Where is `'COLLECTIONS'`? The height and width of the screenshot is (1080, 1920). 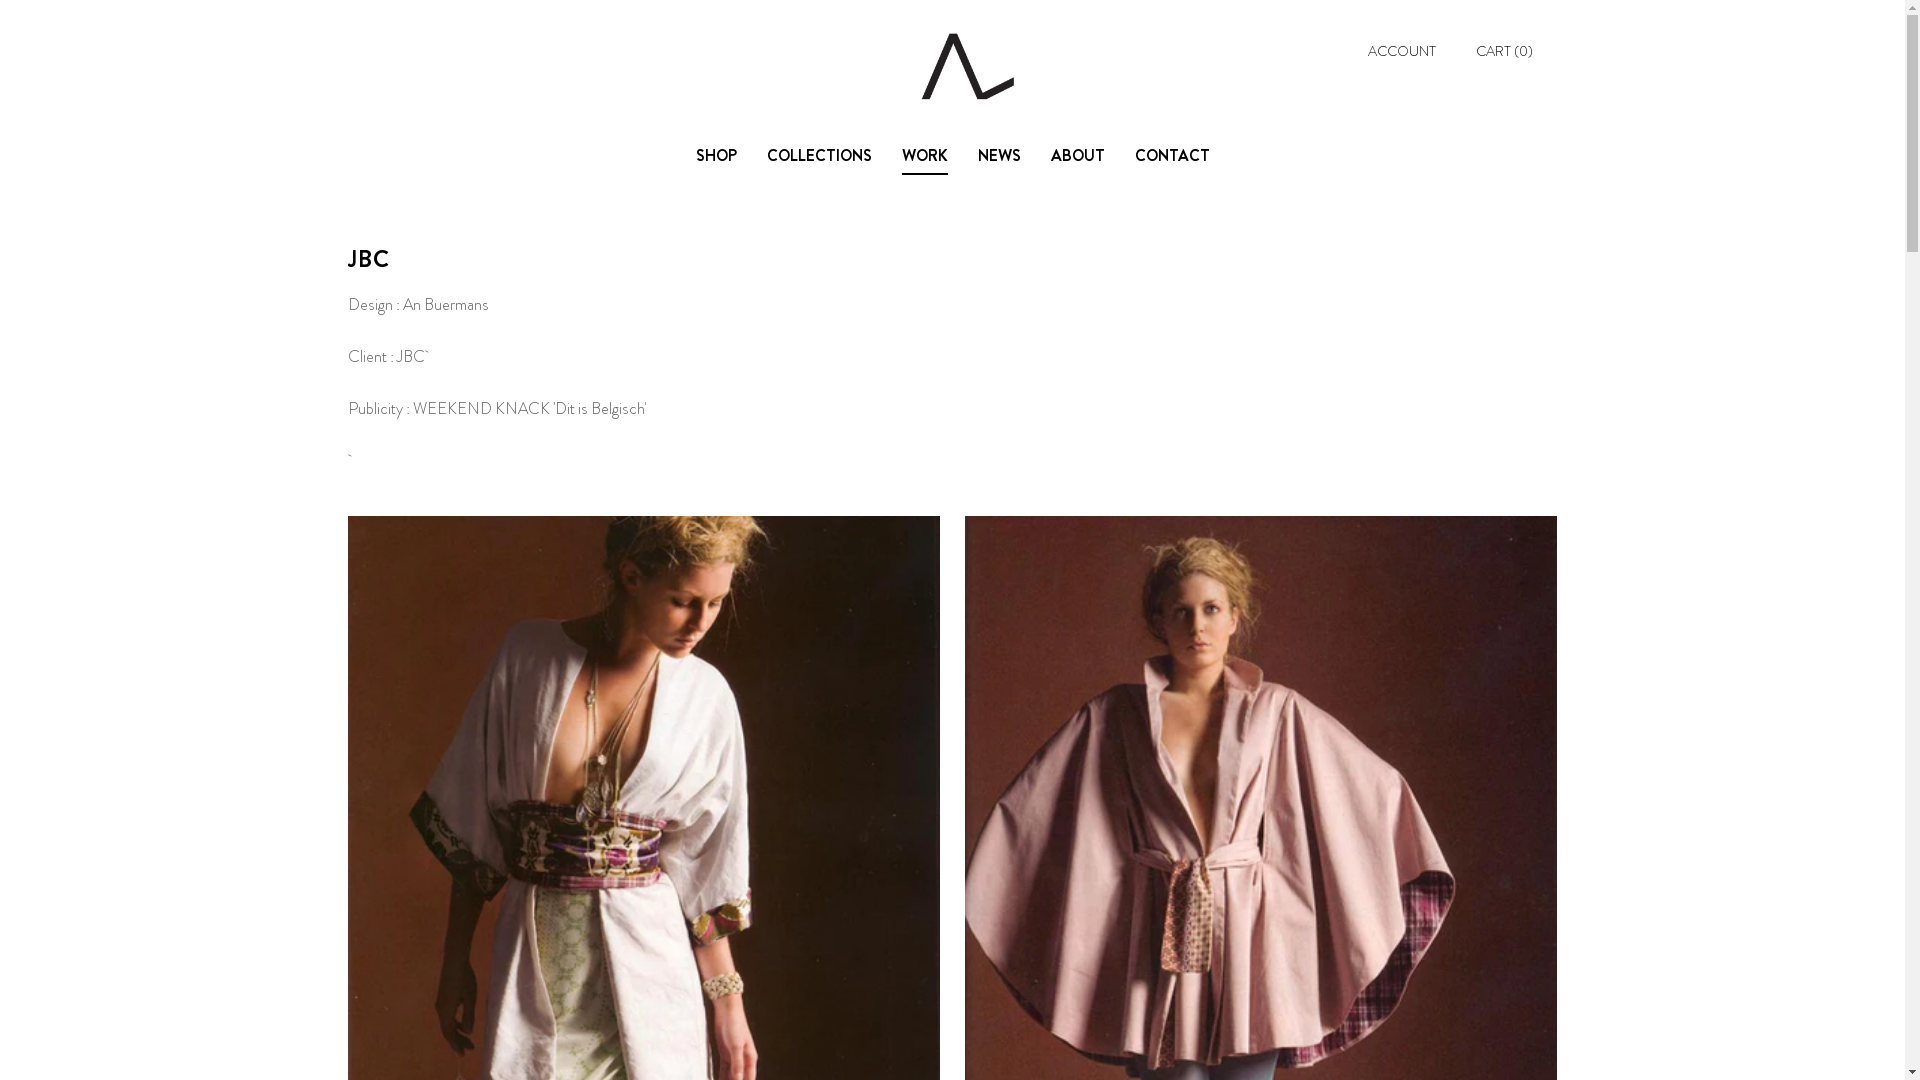
'COLLECTIONS' is located at coordinates (818, 155).